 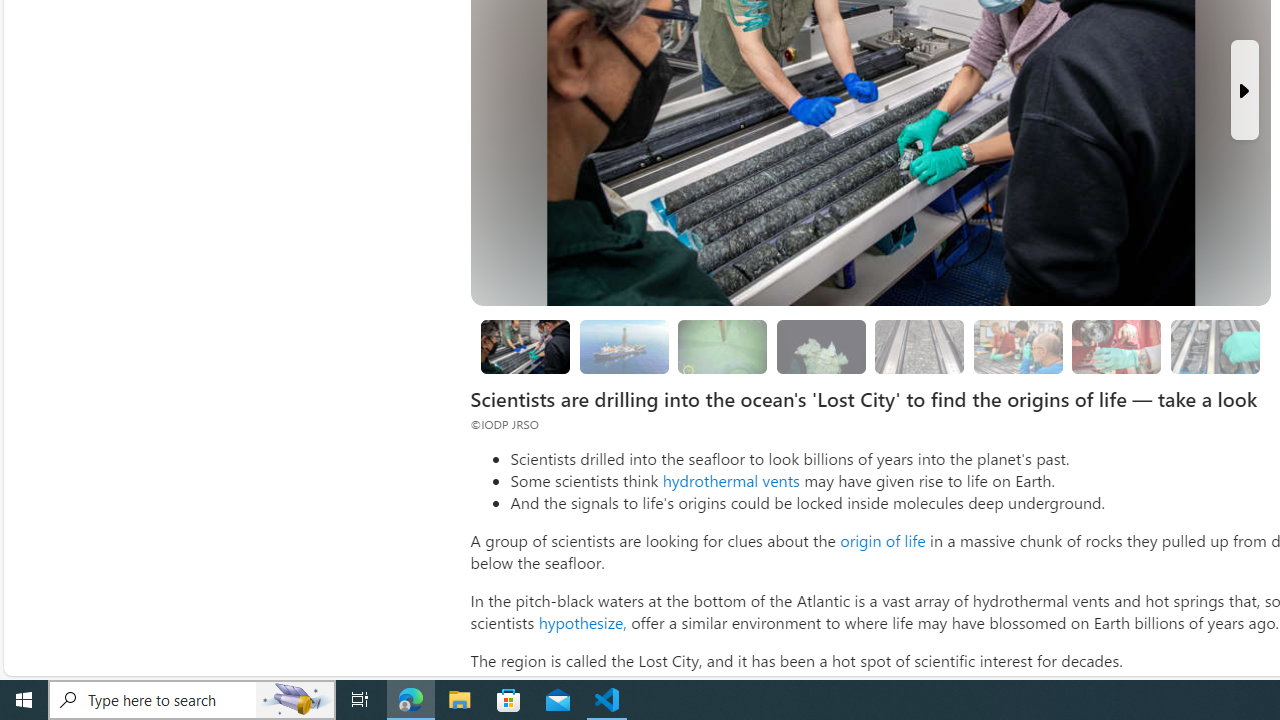 What do you see at coordinates (821, 346) in the screenshot?
I see `'The Lost City could hold clues to the origin of life.'` at bounding box center [821, 346].